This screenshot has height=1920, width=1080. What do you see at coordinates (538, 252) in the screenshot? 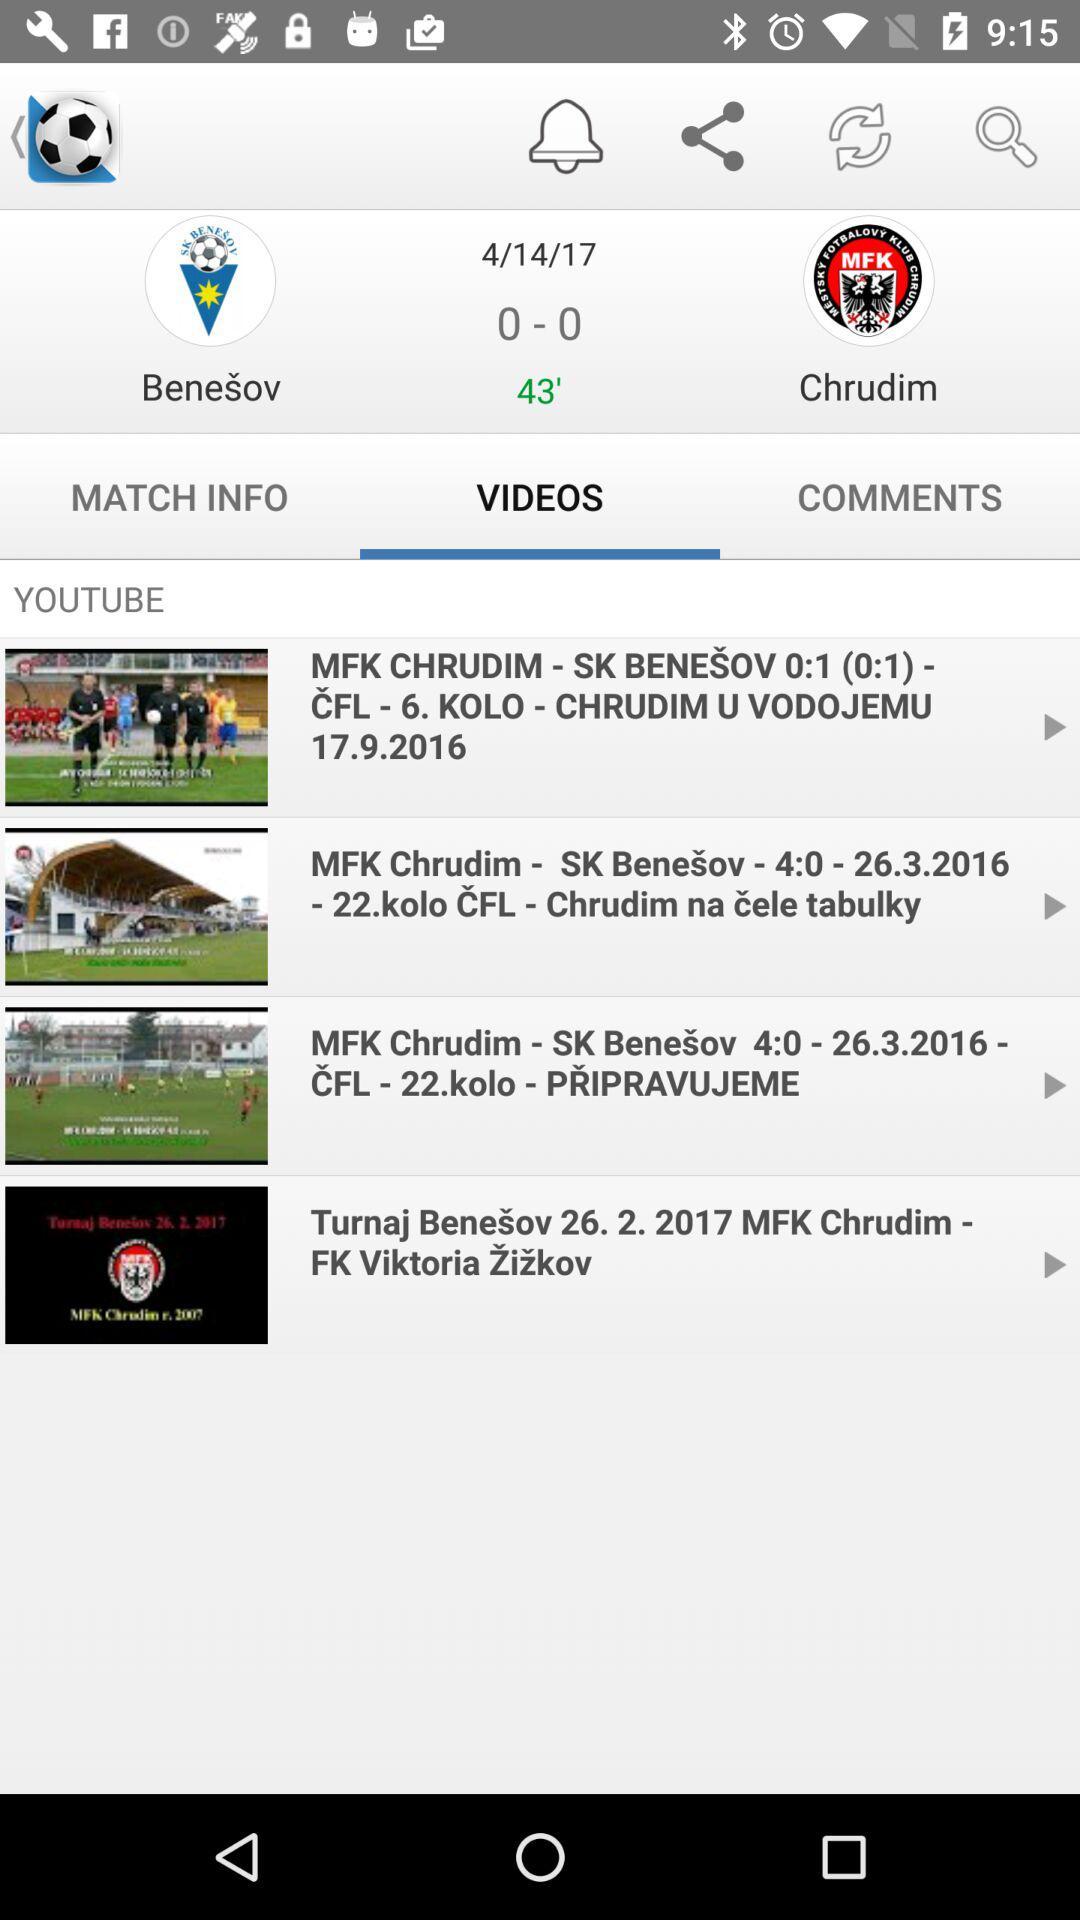
I see `4/14/17 item` at bounding box center [538, 252].